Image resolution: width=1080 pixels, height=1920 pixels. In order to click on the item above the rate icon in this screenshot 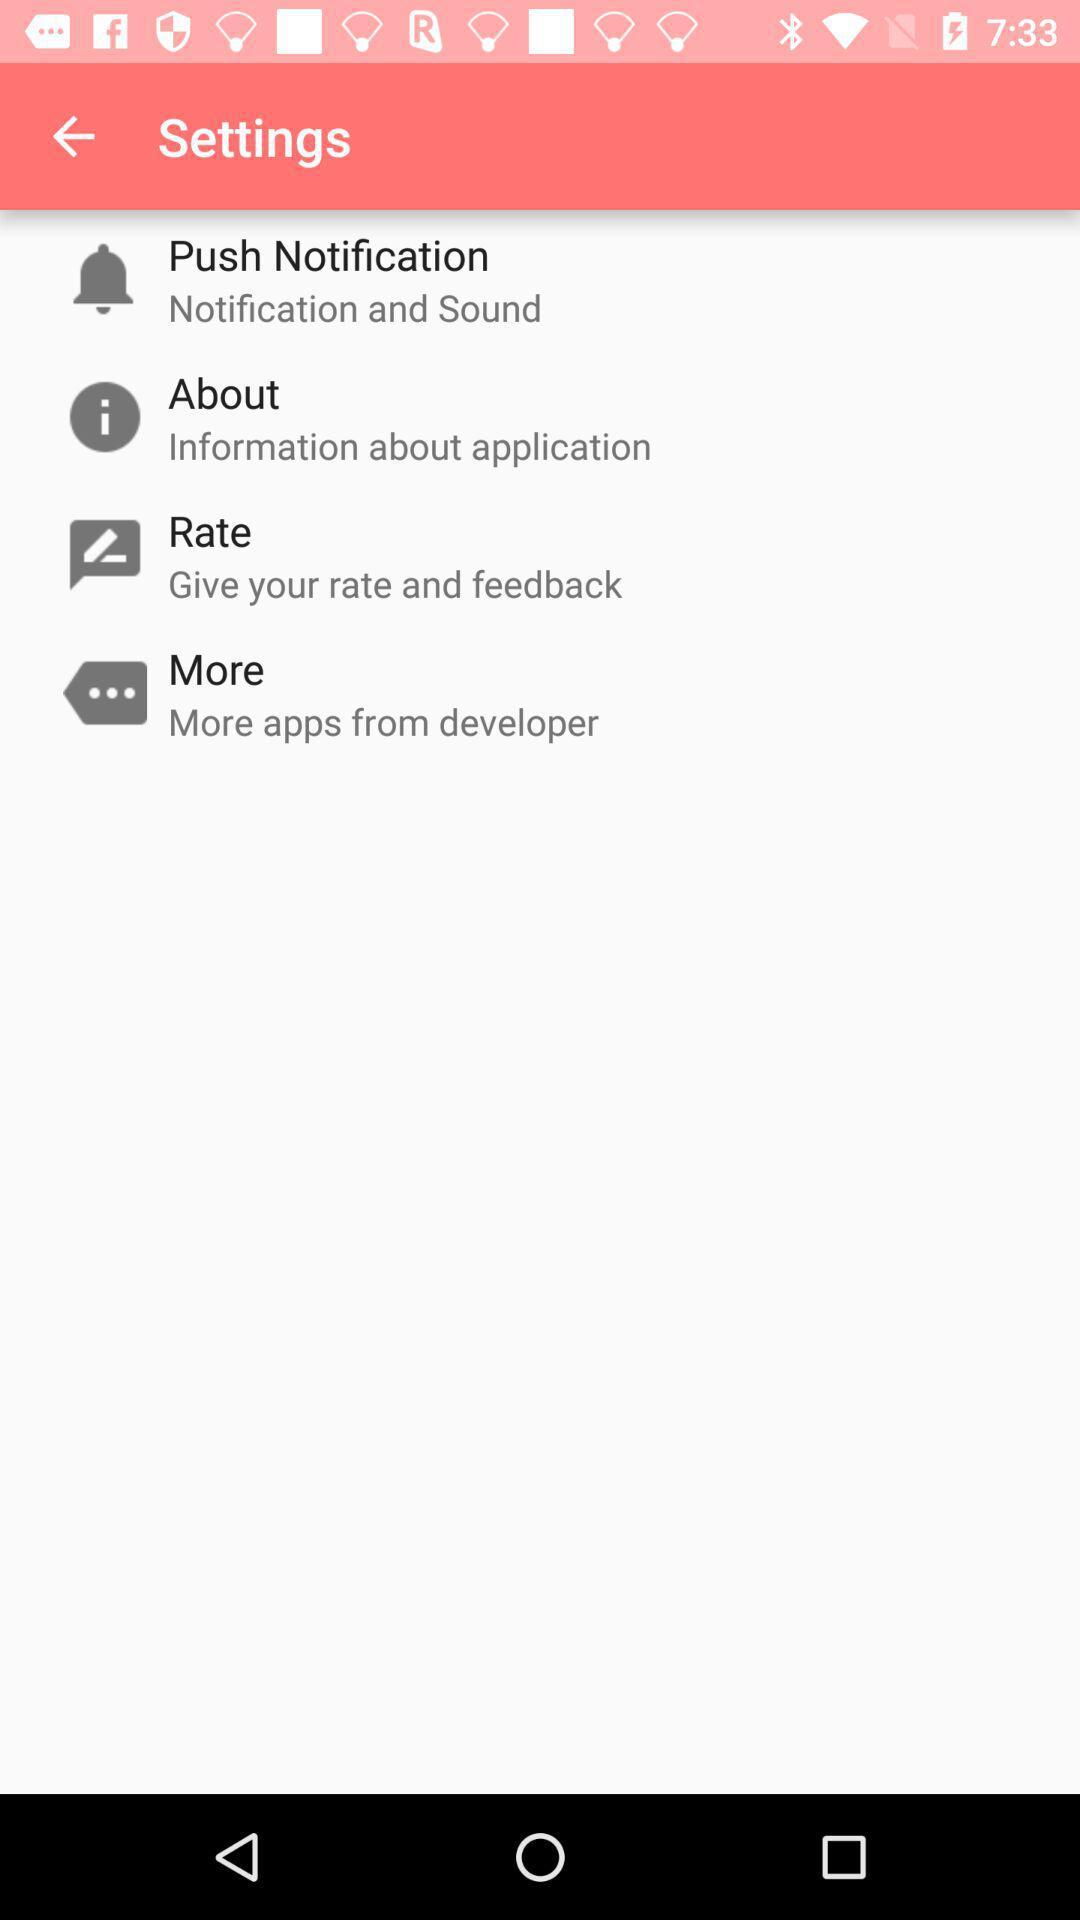, I will do `click(408, 444)`.